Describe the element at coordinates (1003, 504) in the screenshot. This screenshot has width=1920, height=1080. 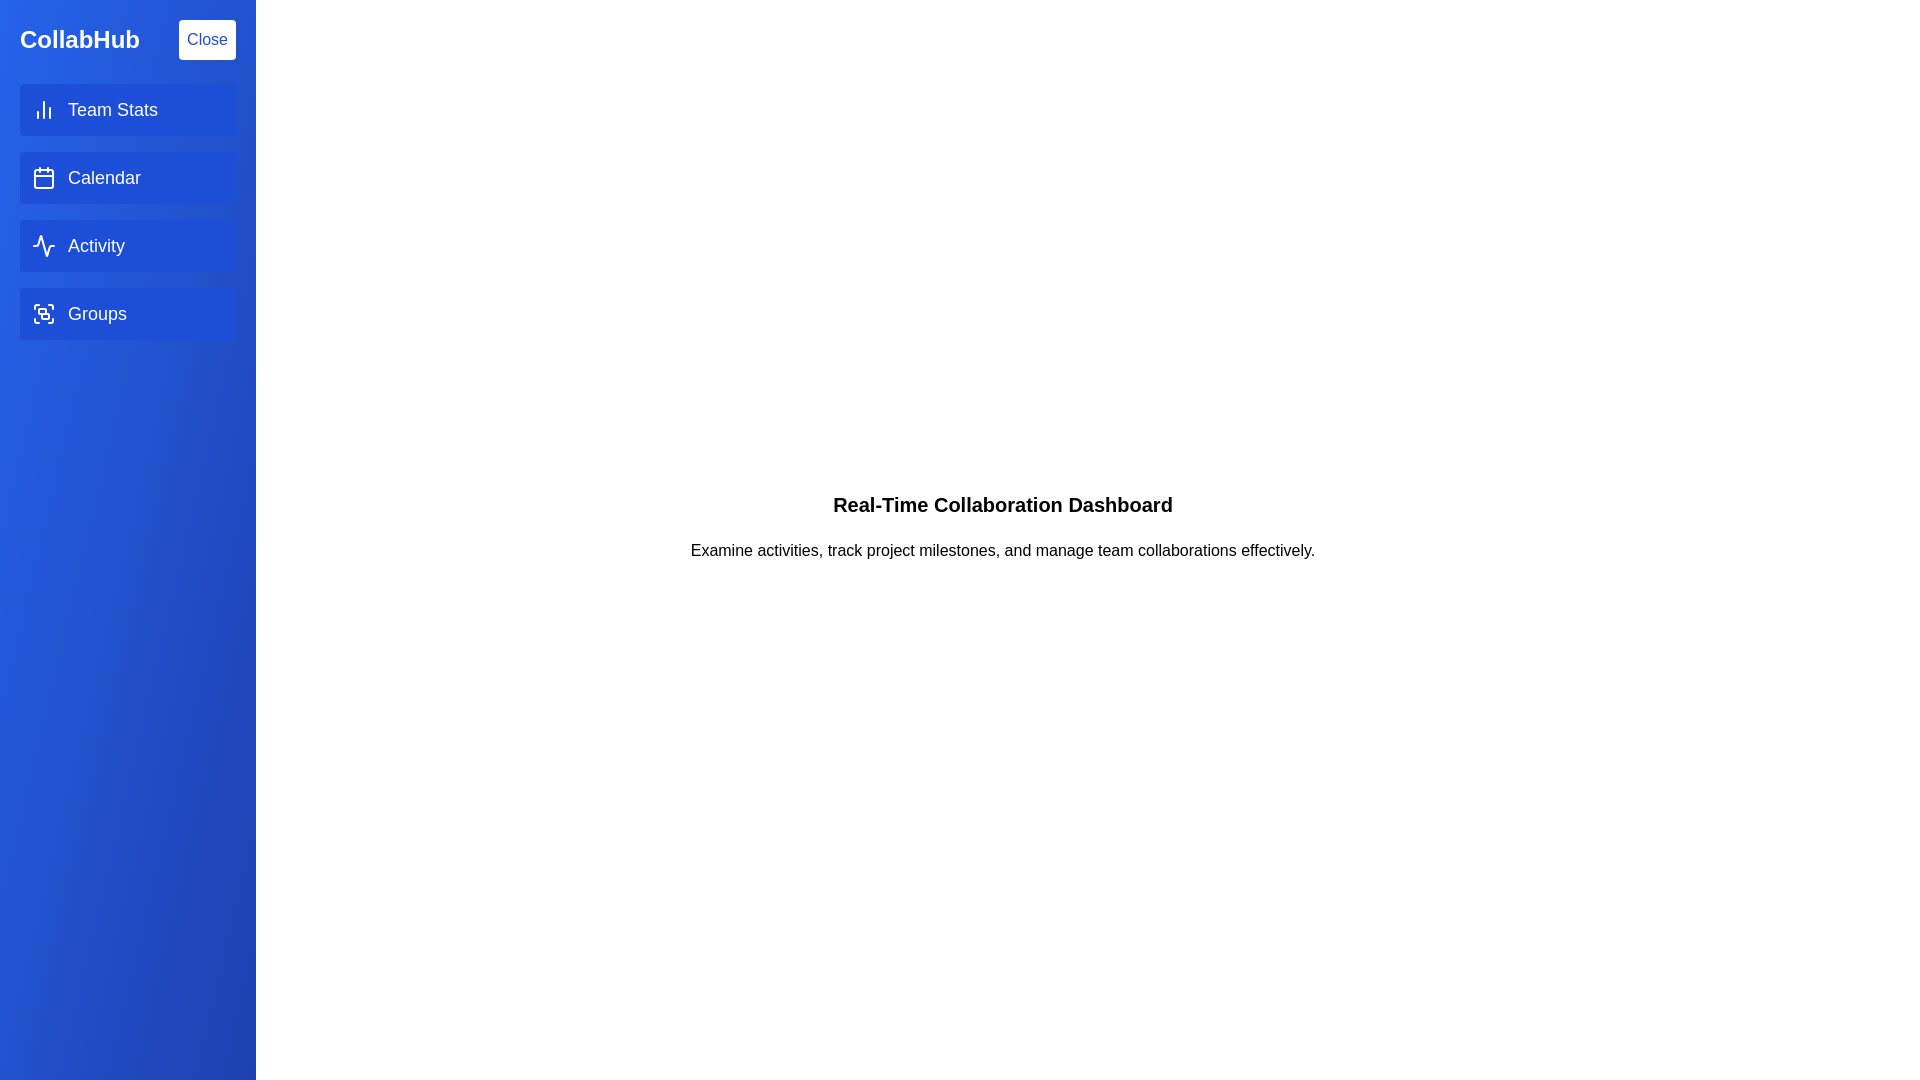
I see `the text 'Real-Time Collaboration Dashboard' in the main content area` at that location.